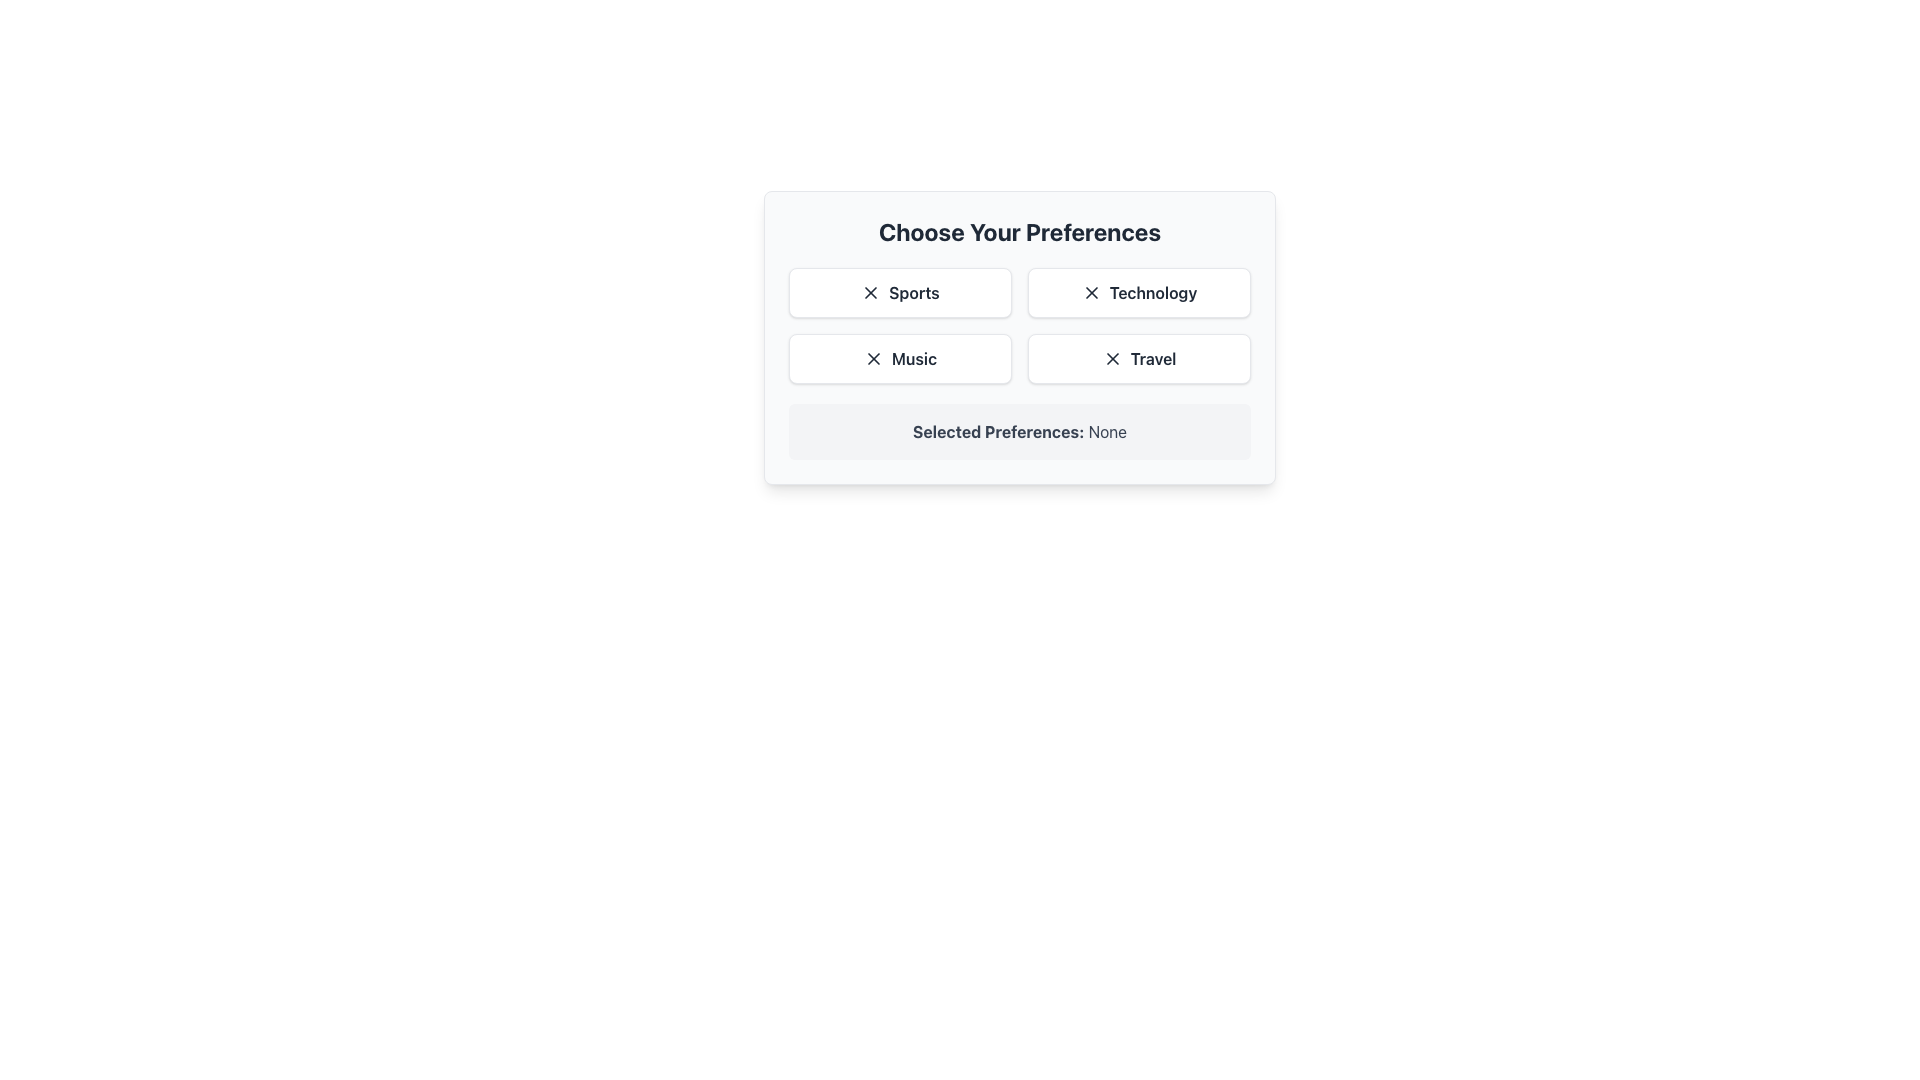  I want to click on the 'X' icon located to the left of the 'Technology' label to deselect the 'Technology' option, so click(1090, 293).